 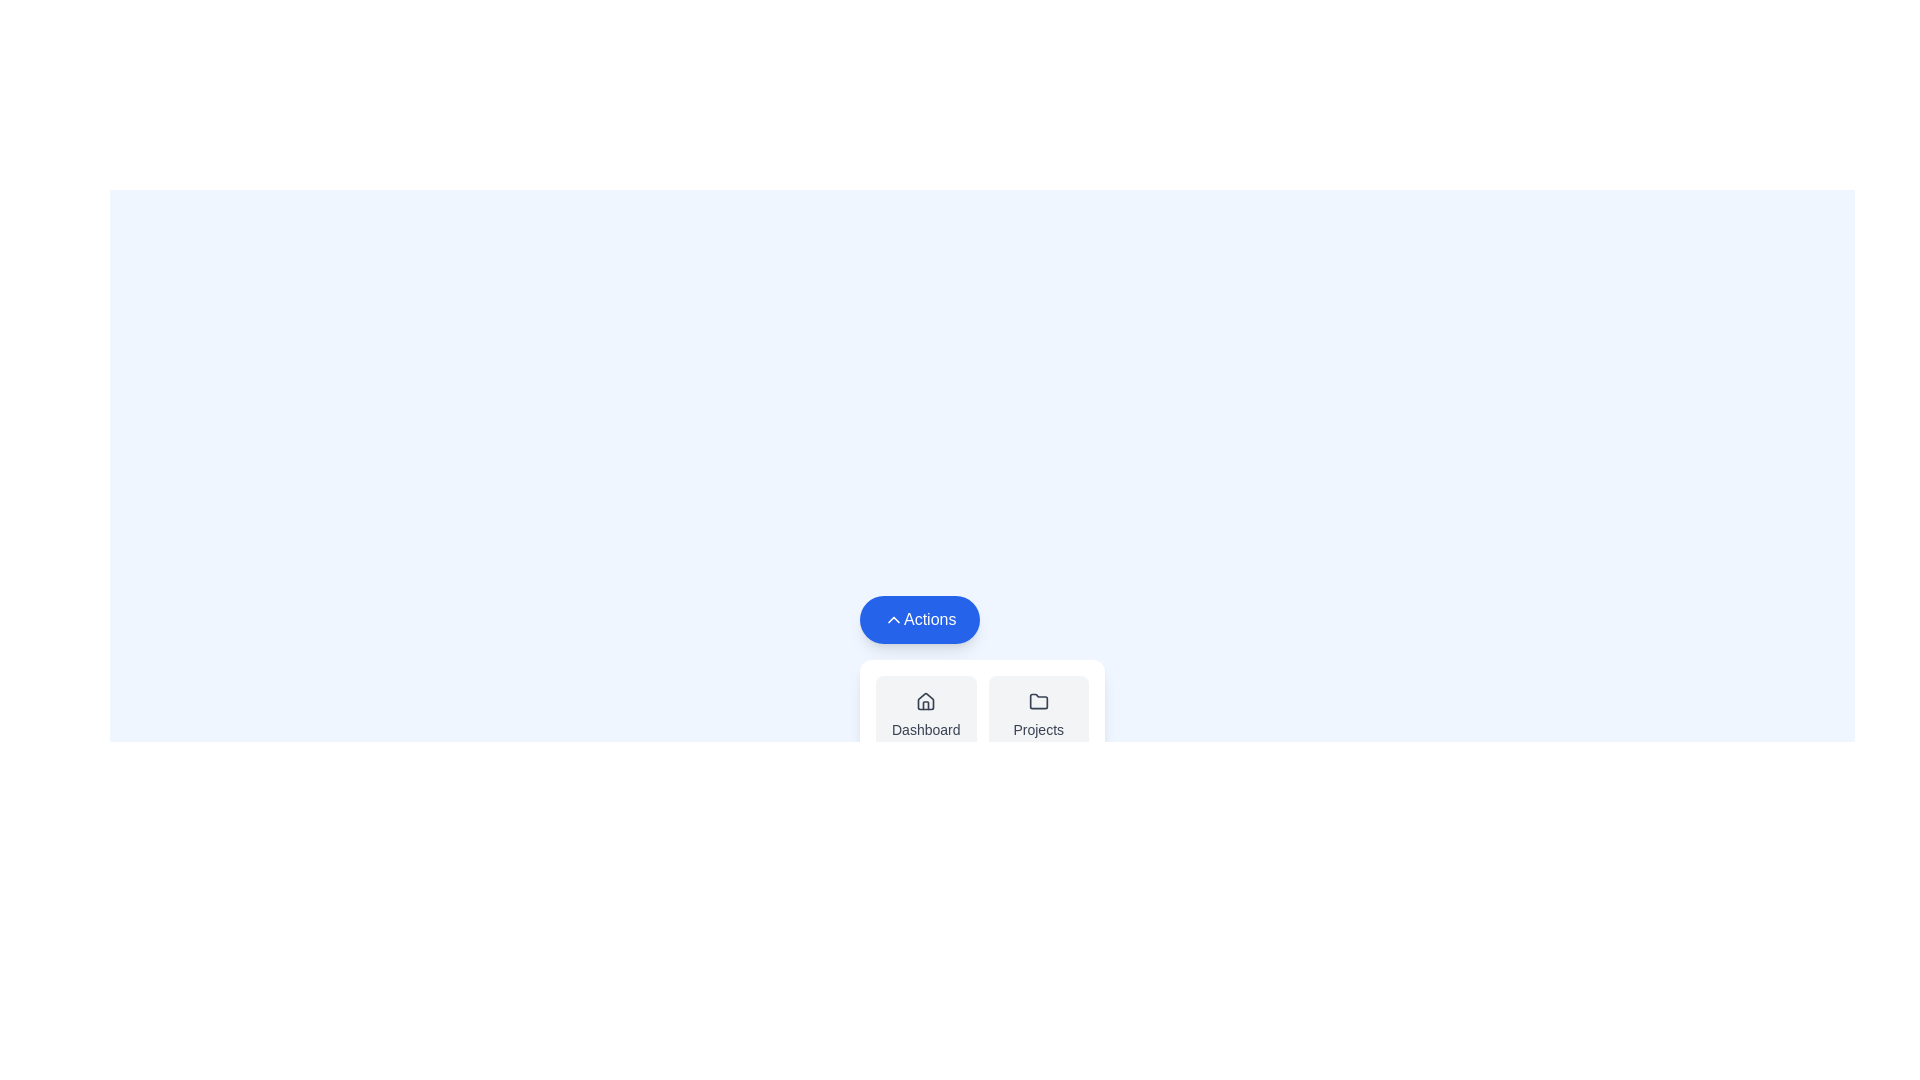 I want to click on the Dashboard option to observe its hover effect, so click(x=925, y=715).